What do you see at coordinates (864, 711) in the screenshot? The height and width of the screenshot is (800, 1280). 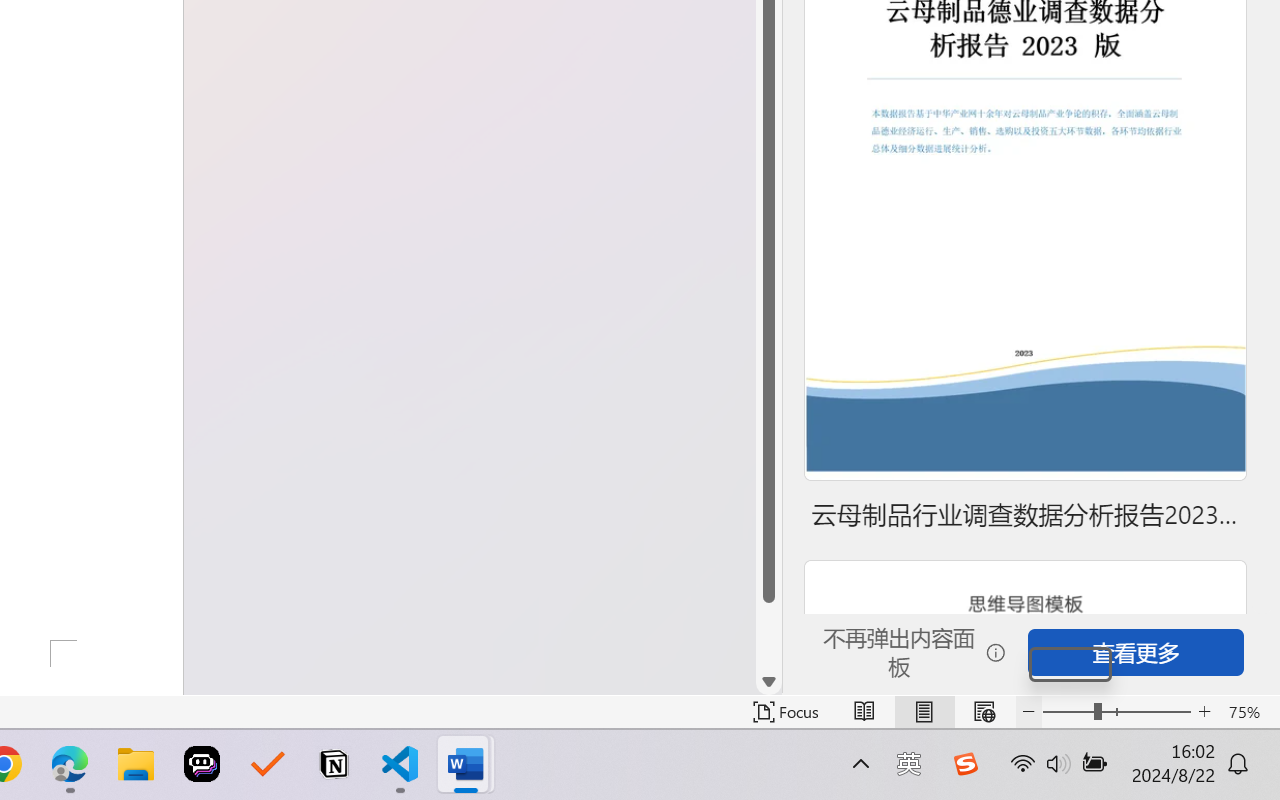 I see `'Read Mode'` at bounding box center [864, 711].